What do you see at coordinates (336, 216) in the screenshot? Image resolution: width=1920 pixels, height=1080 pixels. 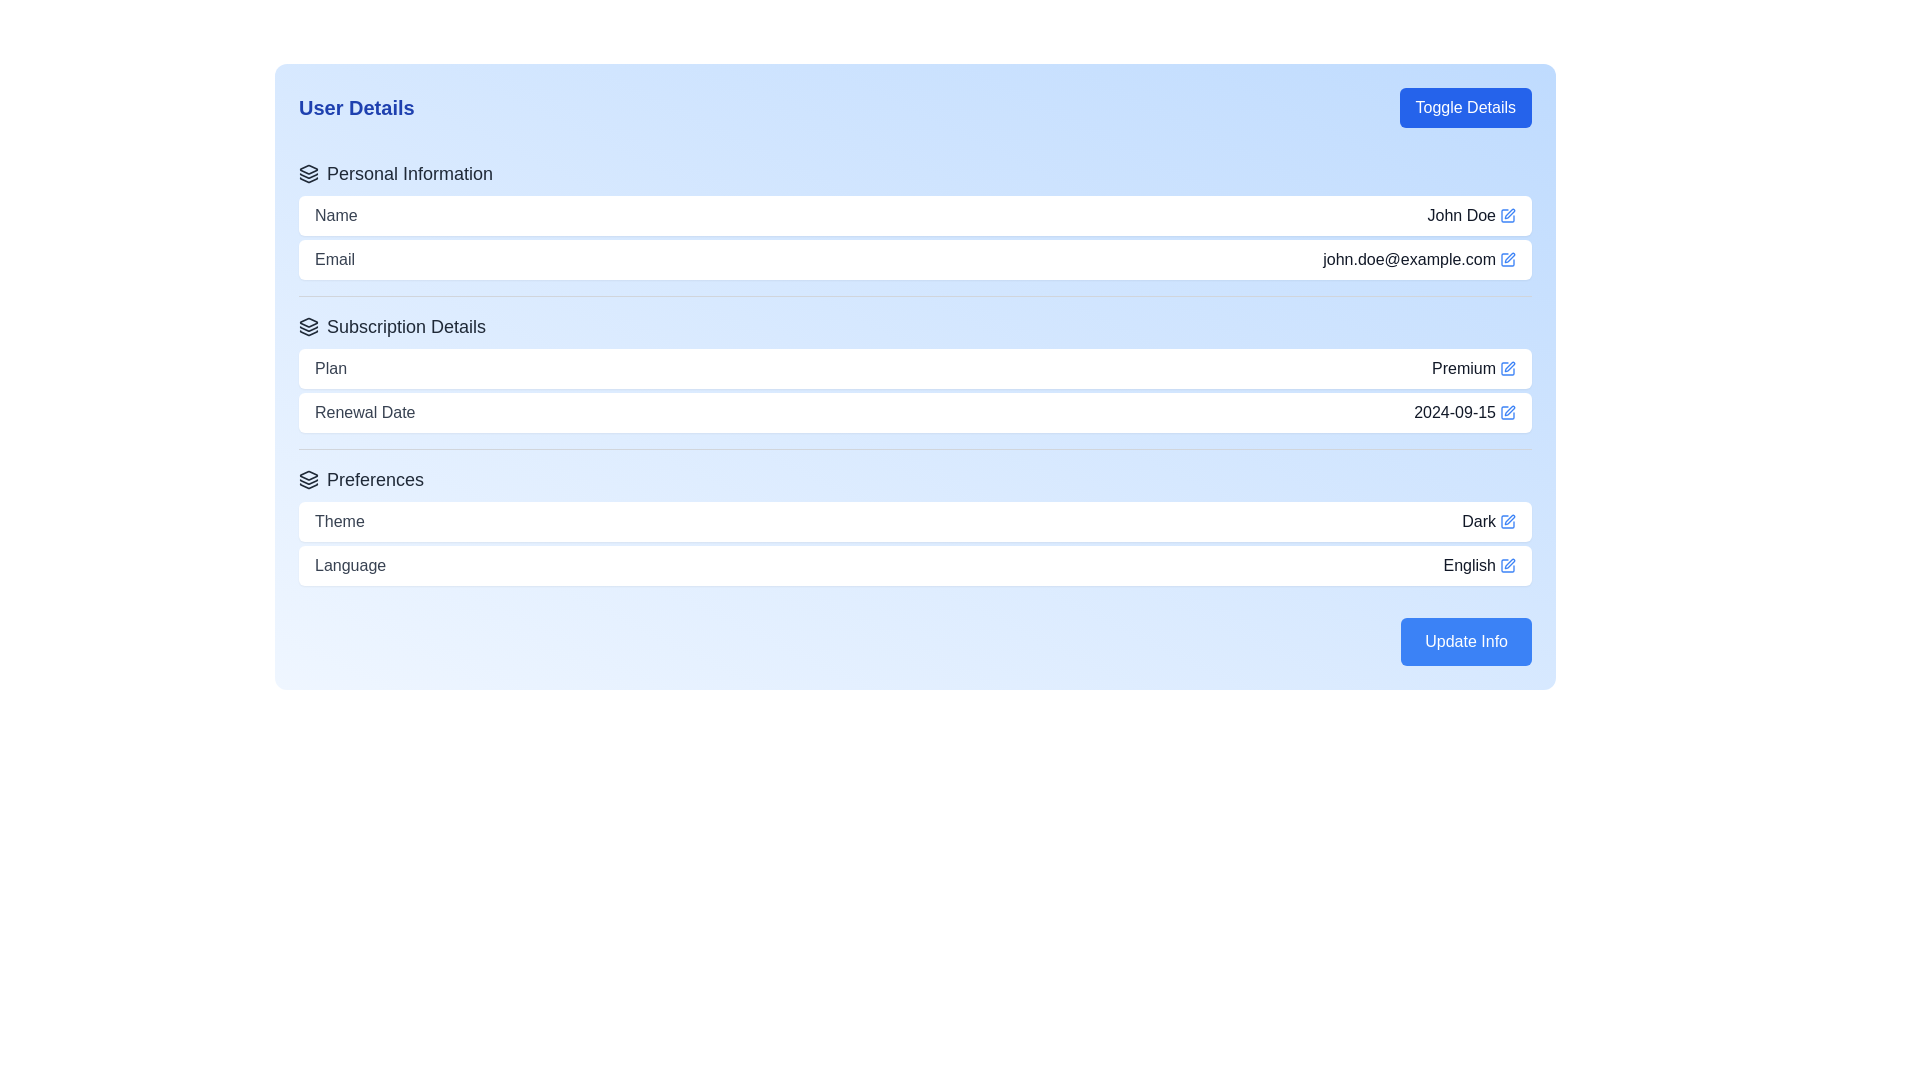 I see `the 'Name' text label, which is displayed in gray font color and indicates the associated content for a name field, located at the top of a white card-like section` at bounding box center [336, 216].